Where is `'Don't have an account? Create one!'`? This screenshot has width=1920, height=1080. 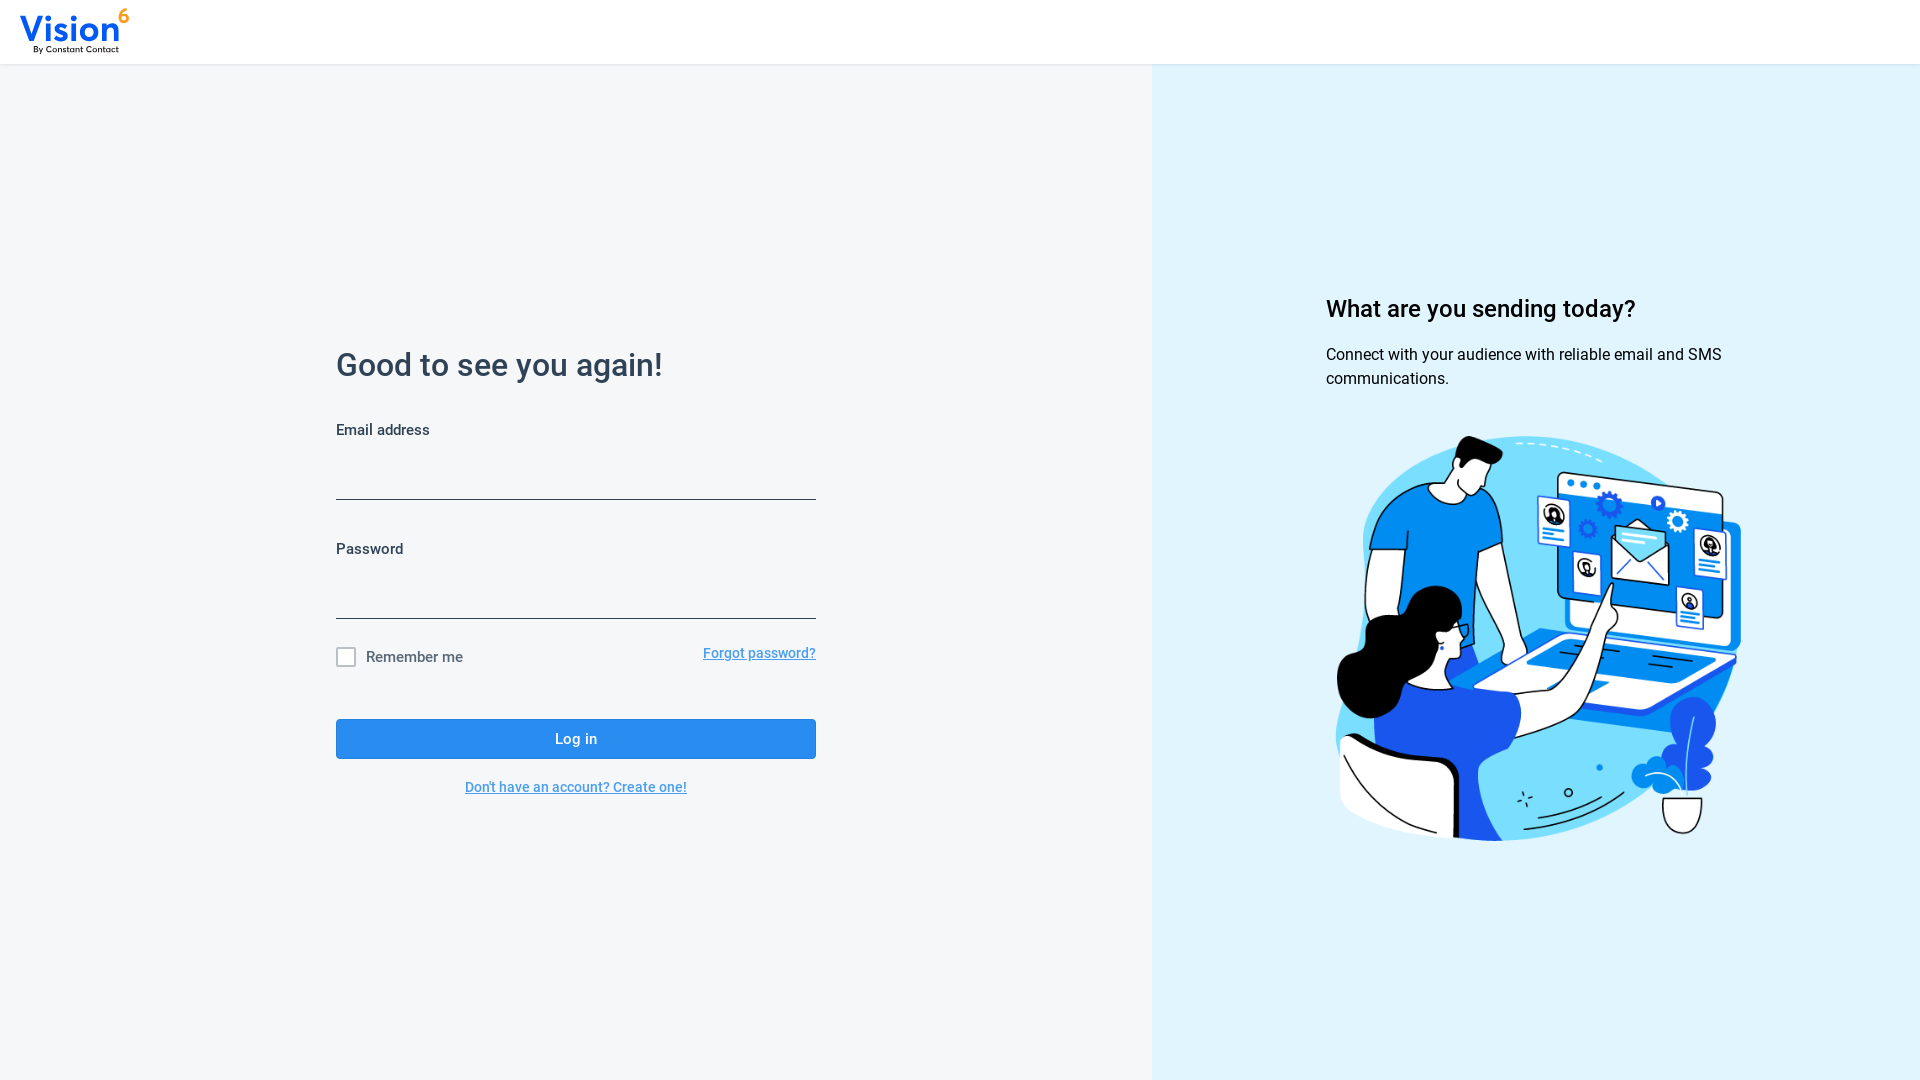
'Don't have an account? Create one!' is located at coordinates (575, 785).